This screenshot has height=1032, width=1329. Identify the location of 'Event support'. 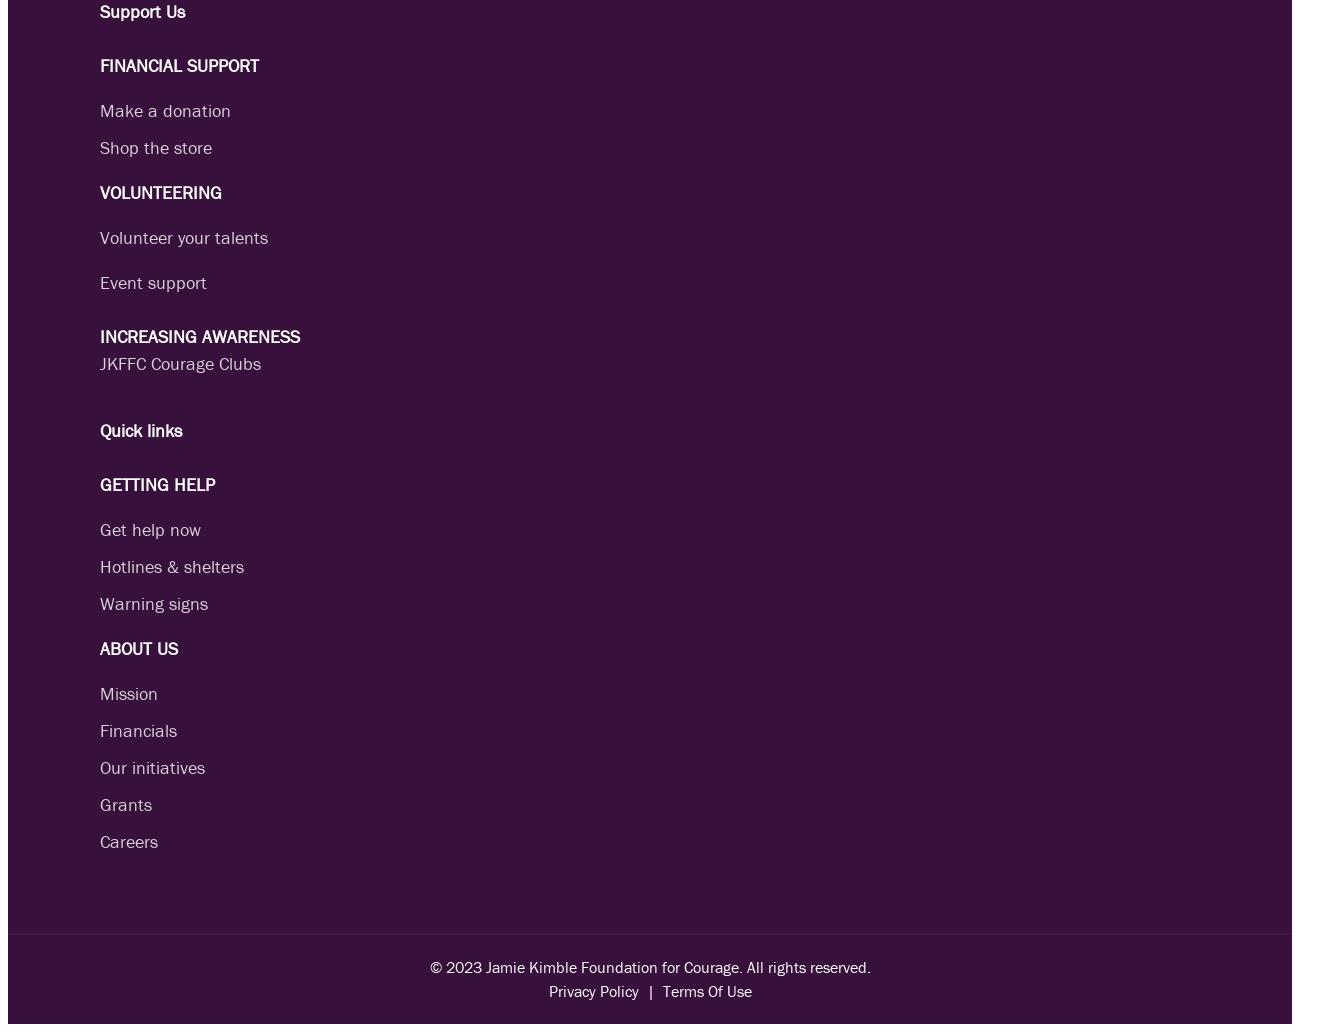
(152, 282).